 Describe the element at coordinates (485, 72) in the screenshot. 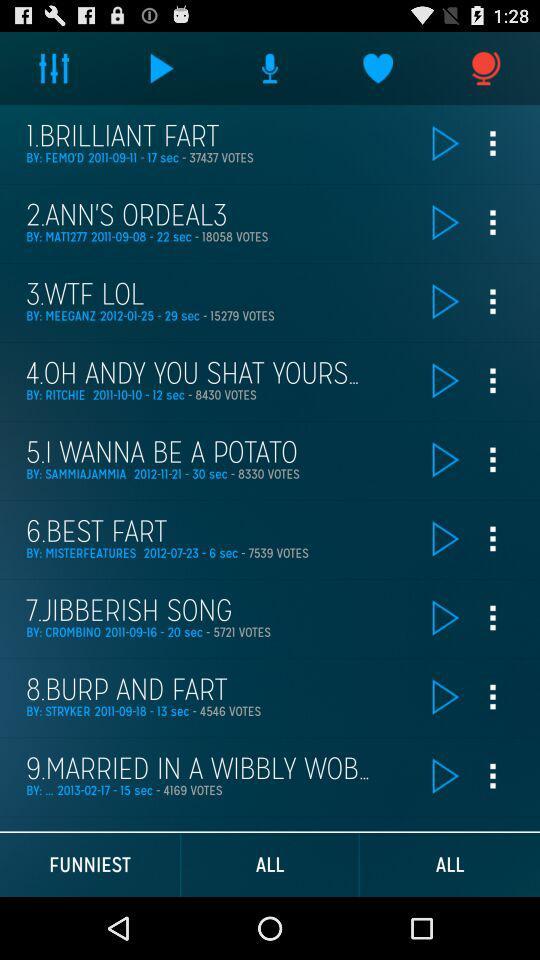

I see `the microphone icon` at that location.